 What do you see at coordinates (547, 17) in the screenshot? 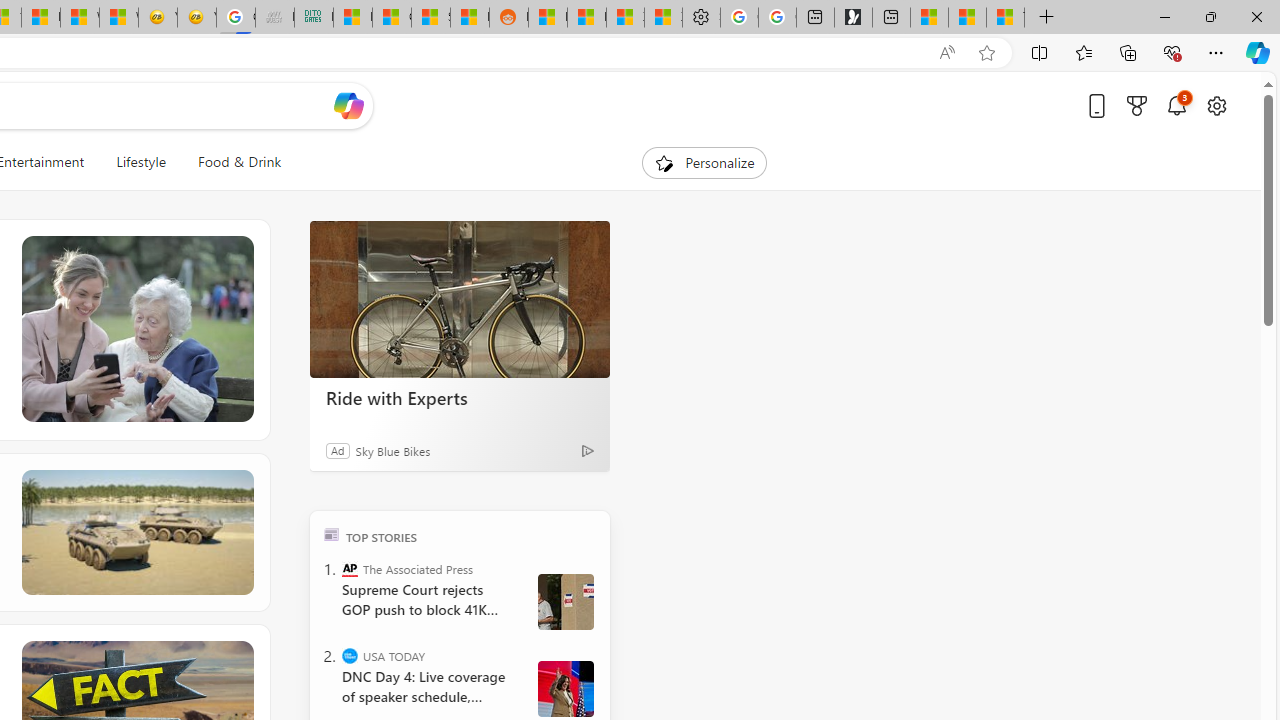
I see `'R******* | Trusted Community Engagement and Contributions'` at bounding box center [547, 17].